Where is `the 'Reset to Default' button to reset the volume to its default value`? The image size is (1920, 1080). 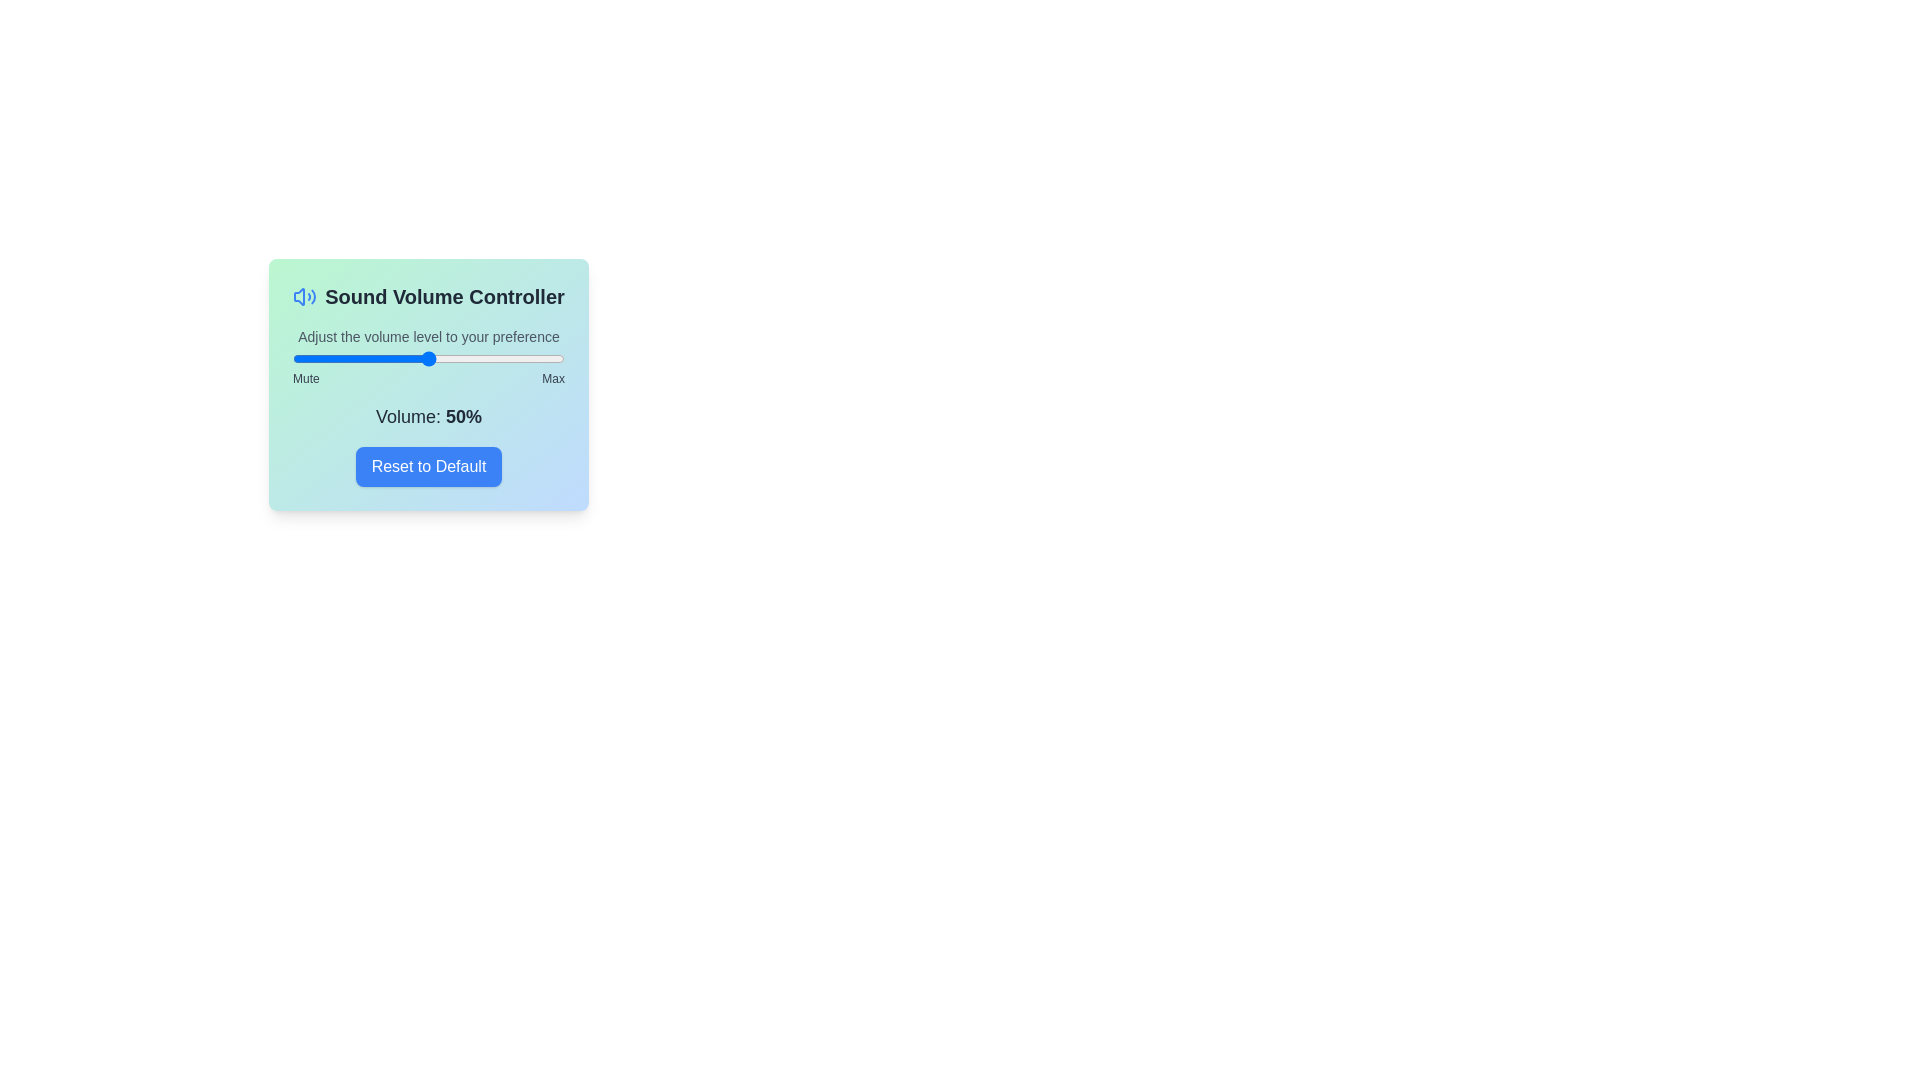
the 'Reset to Default' button to reset the volume to its default value is located at coordinates (427, 466).